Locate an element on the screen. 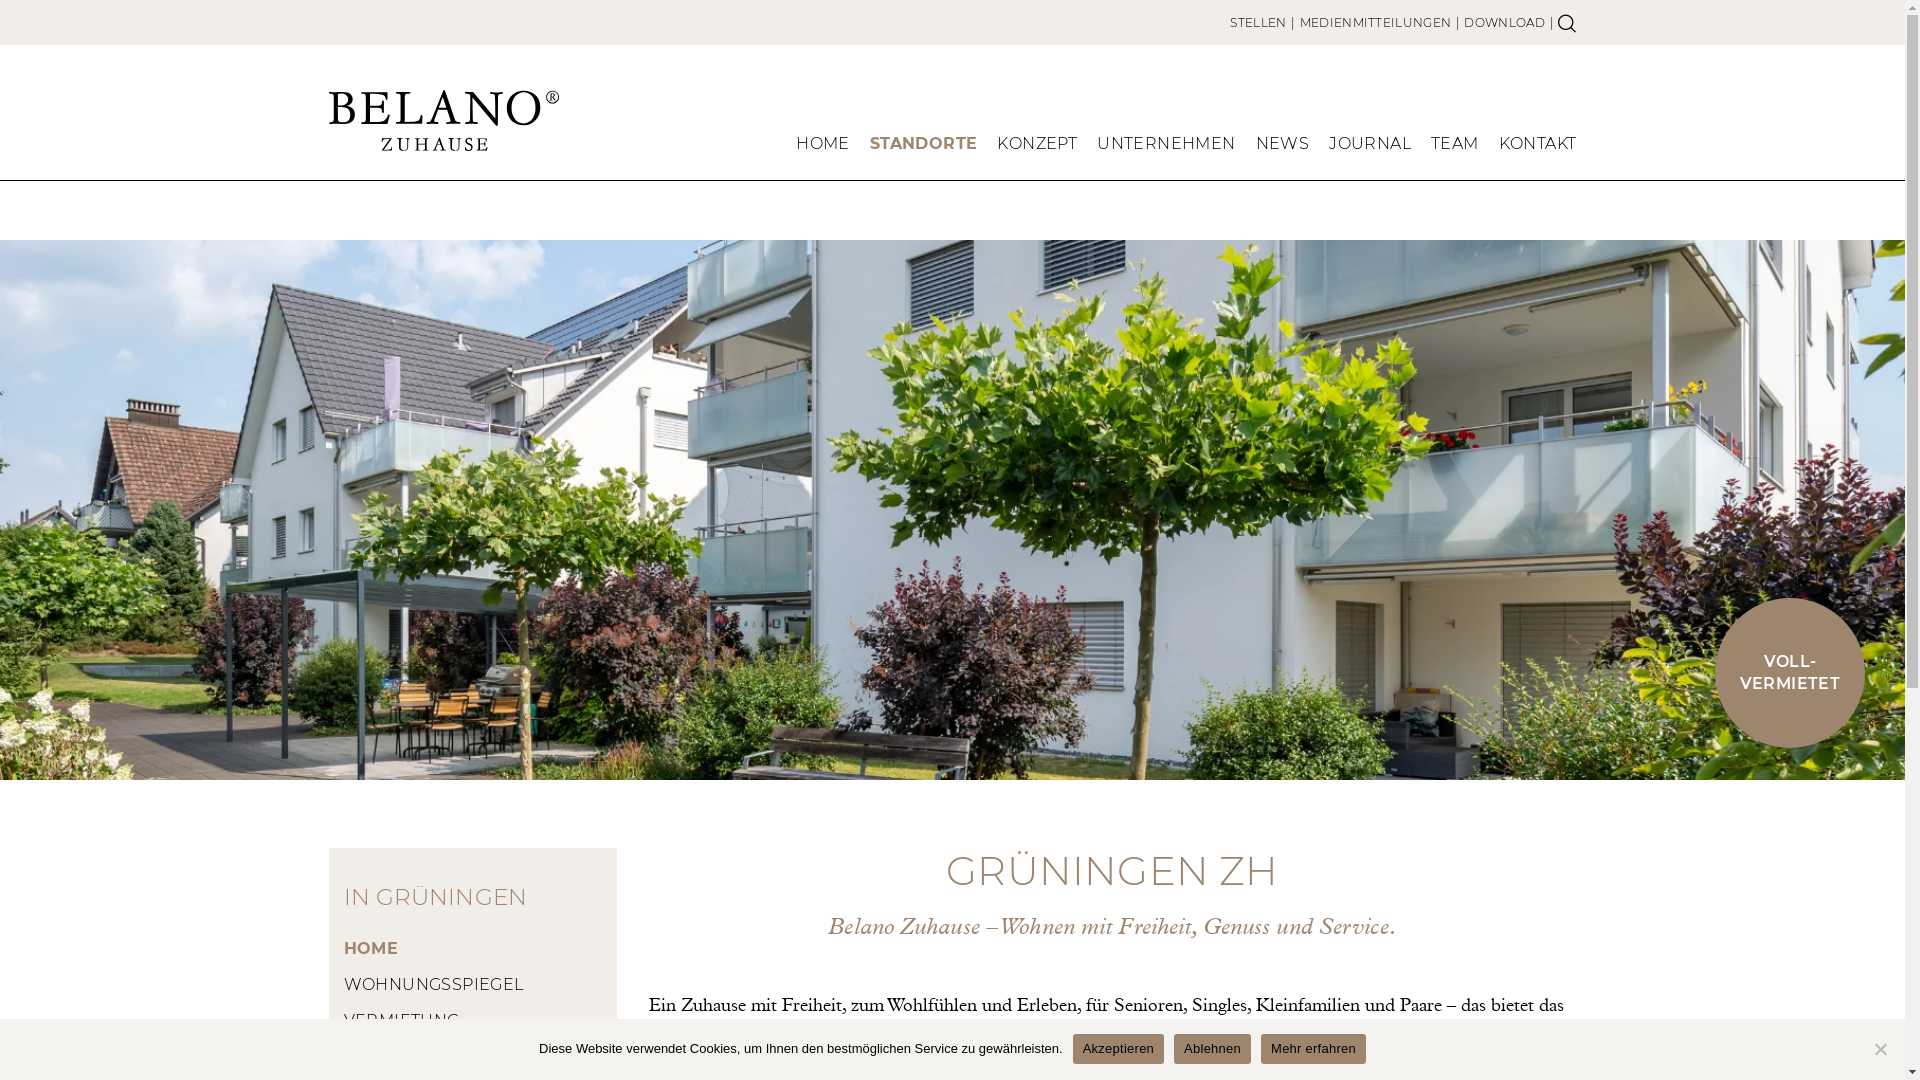 The image size is (1920, 1080). 'WOHNUNGSSPIEGEL' is located at coordinates (472, 983).